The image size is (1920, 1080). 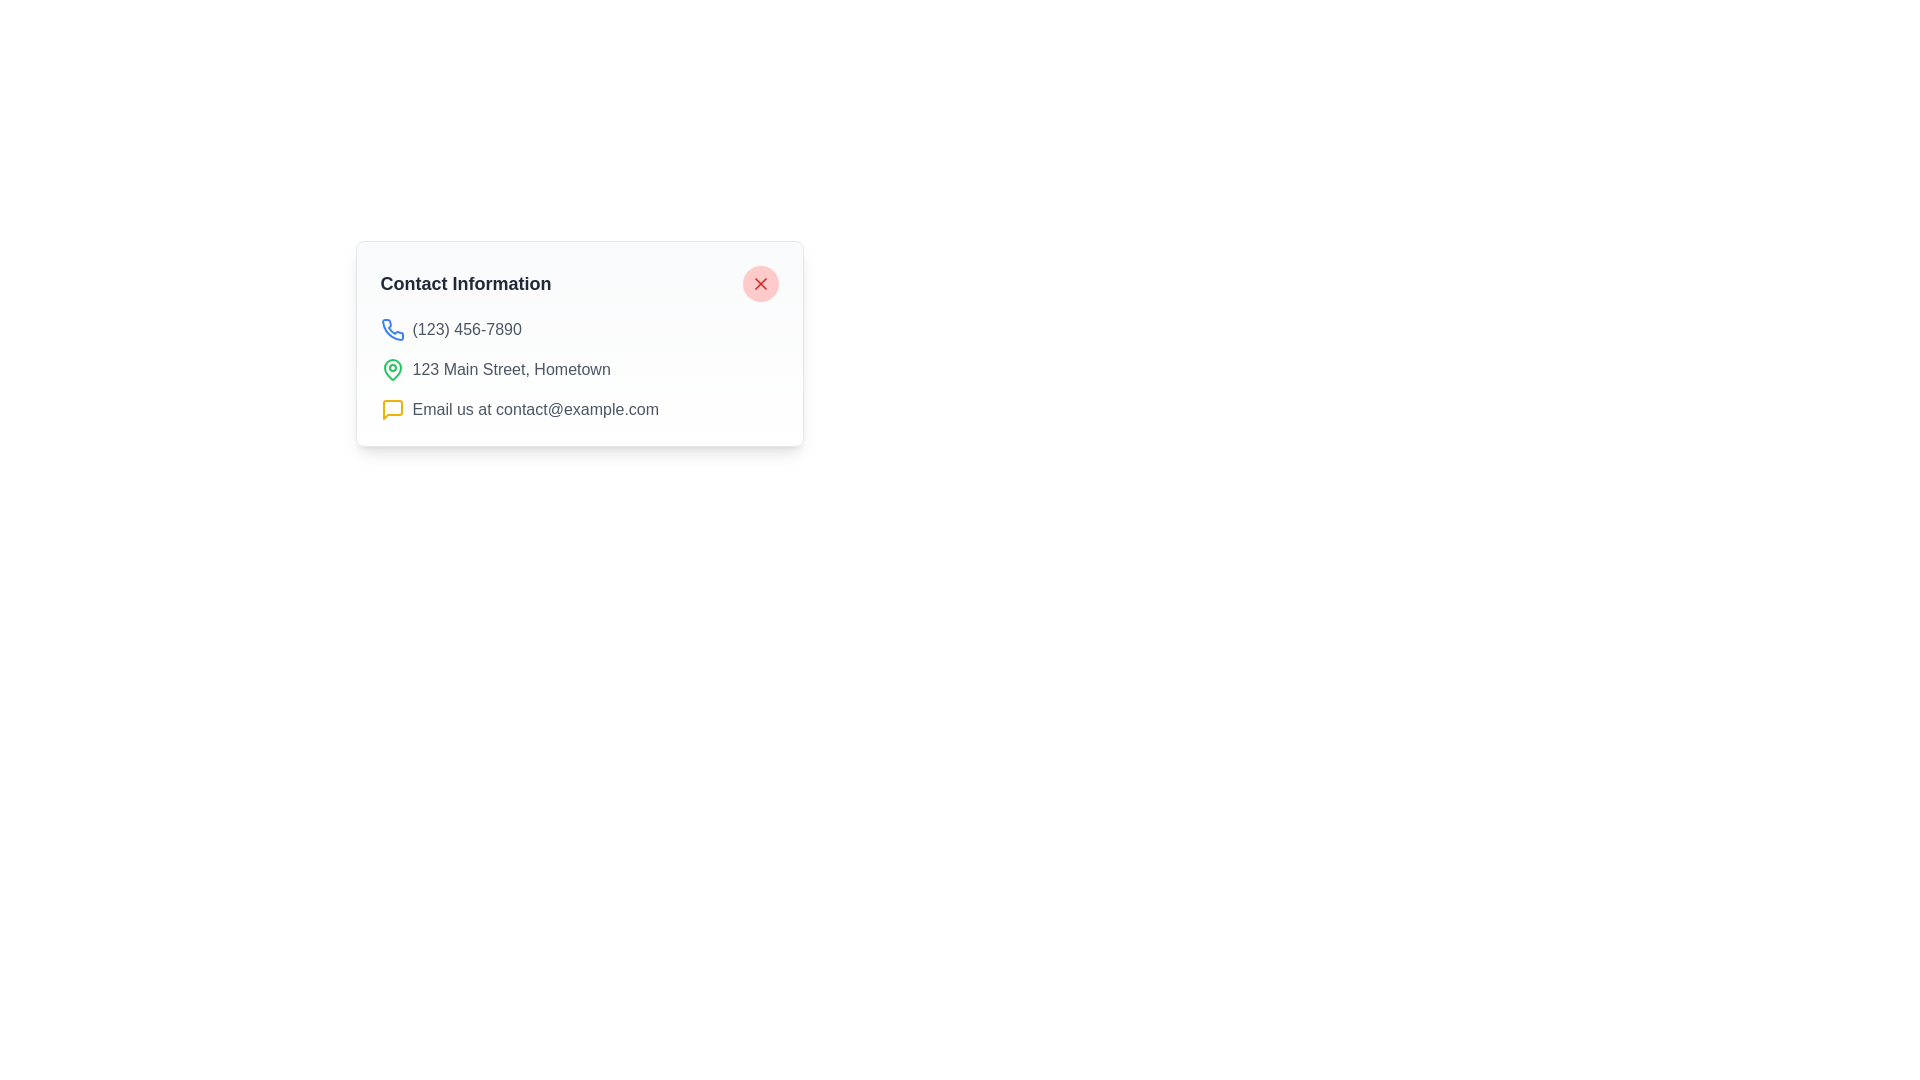 What do you see at coordinates (578, 370) in the screenshot?
I see `the text-based component displaying the address, located under the 'Contact Information' section` at bounding box center [578, 370].